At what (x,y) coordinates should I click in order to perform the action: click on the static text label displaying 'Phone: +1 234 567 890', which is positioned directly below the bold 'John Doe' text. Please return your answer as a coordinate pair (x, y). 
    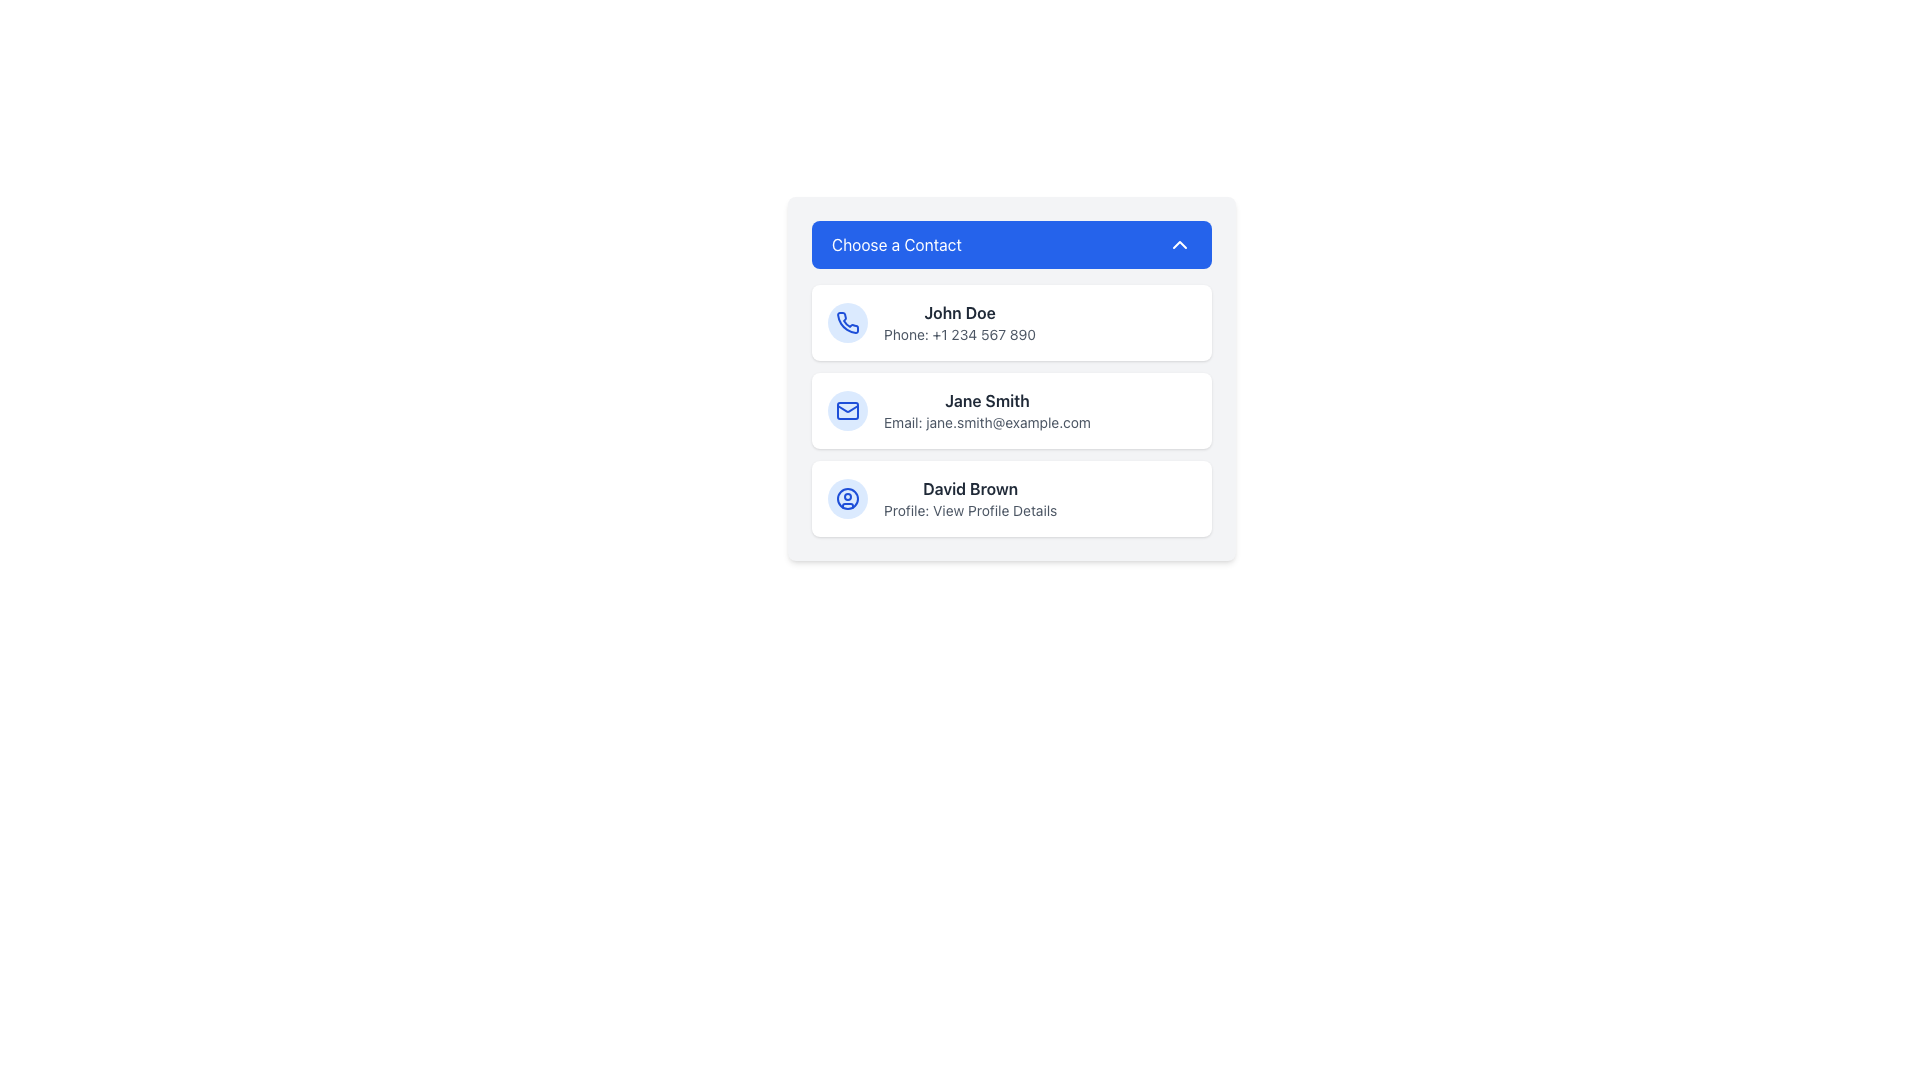
    Looking at the image, I should click on (960, 334).